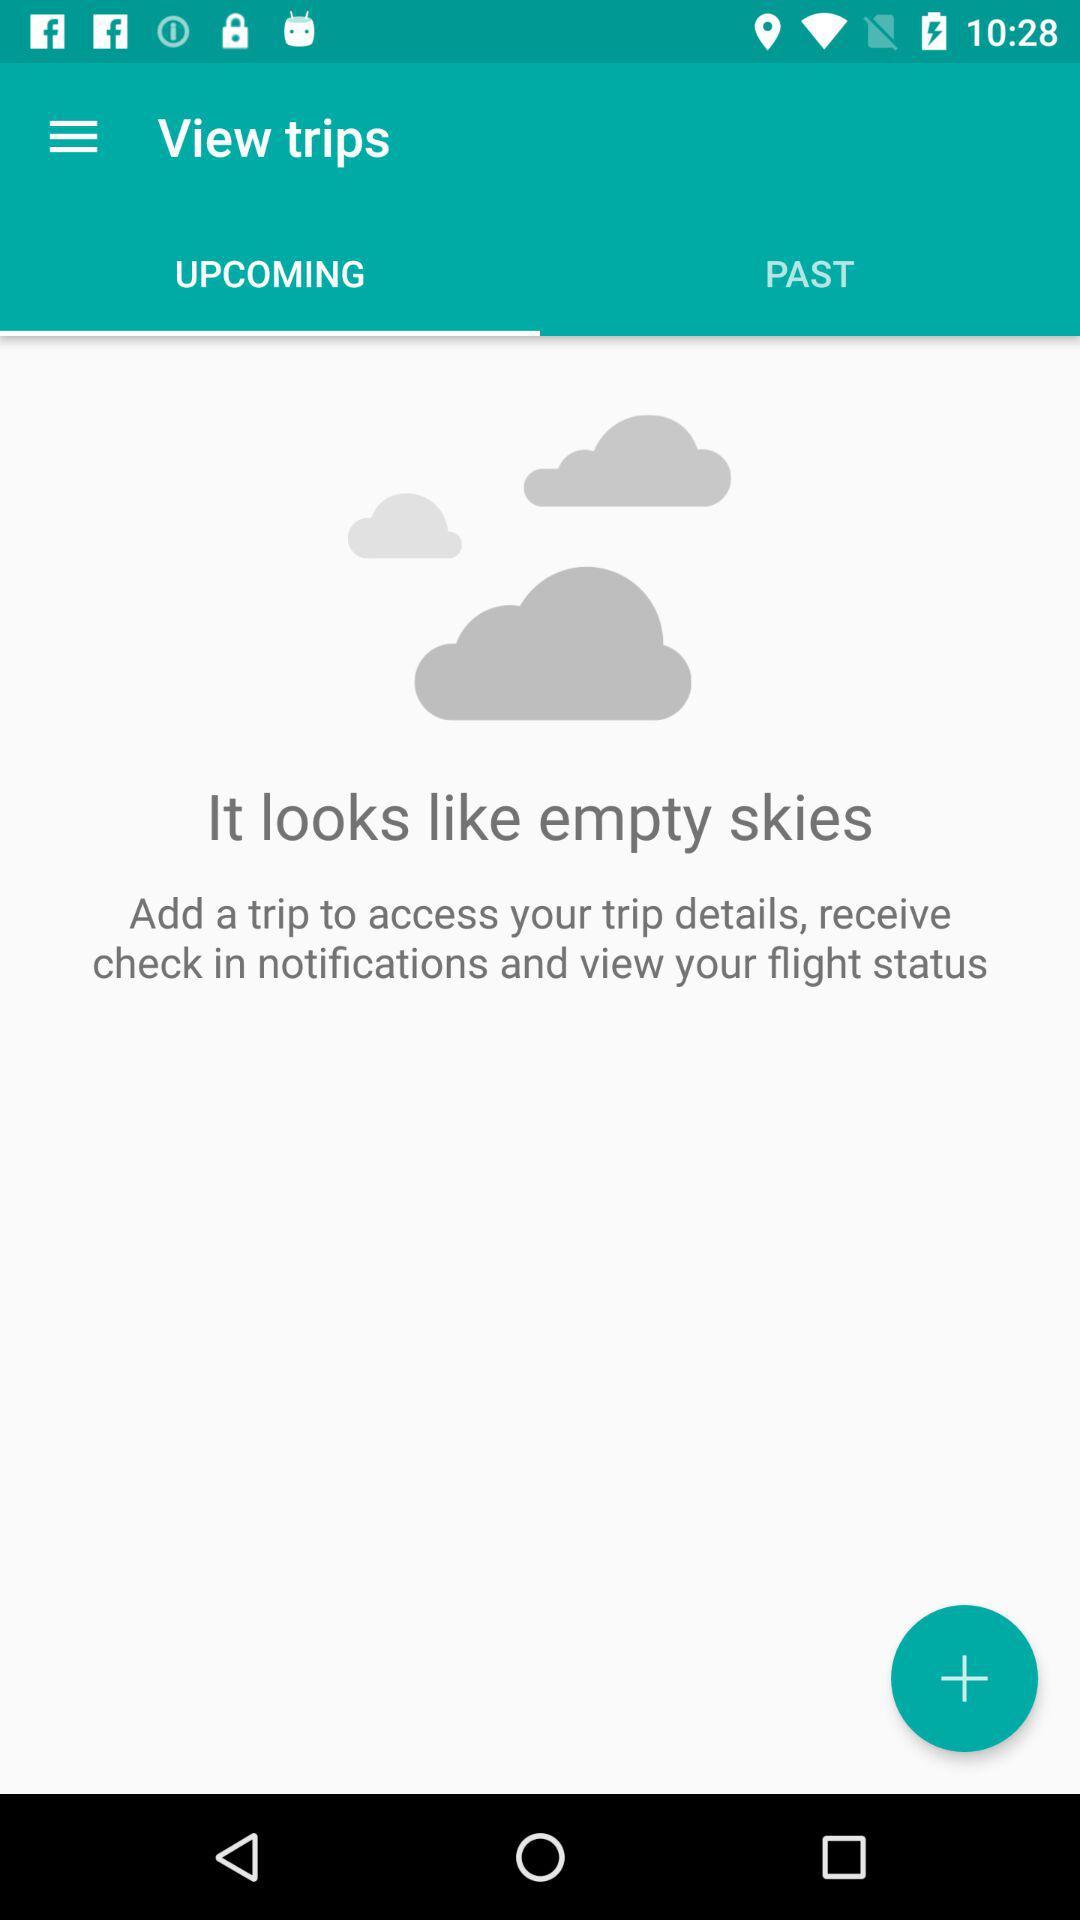 Image resolution: width=1080 pixels, height=1920 pixels. Describe the element at coordinates (72, 135) in the screenshot. I see `icon above the add a trip` at that location.